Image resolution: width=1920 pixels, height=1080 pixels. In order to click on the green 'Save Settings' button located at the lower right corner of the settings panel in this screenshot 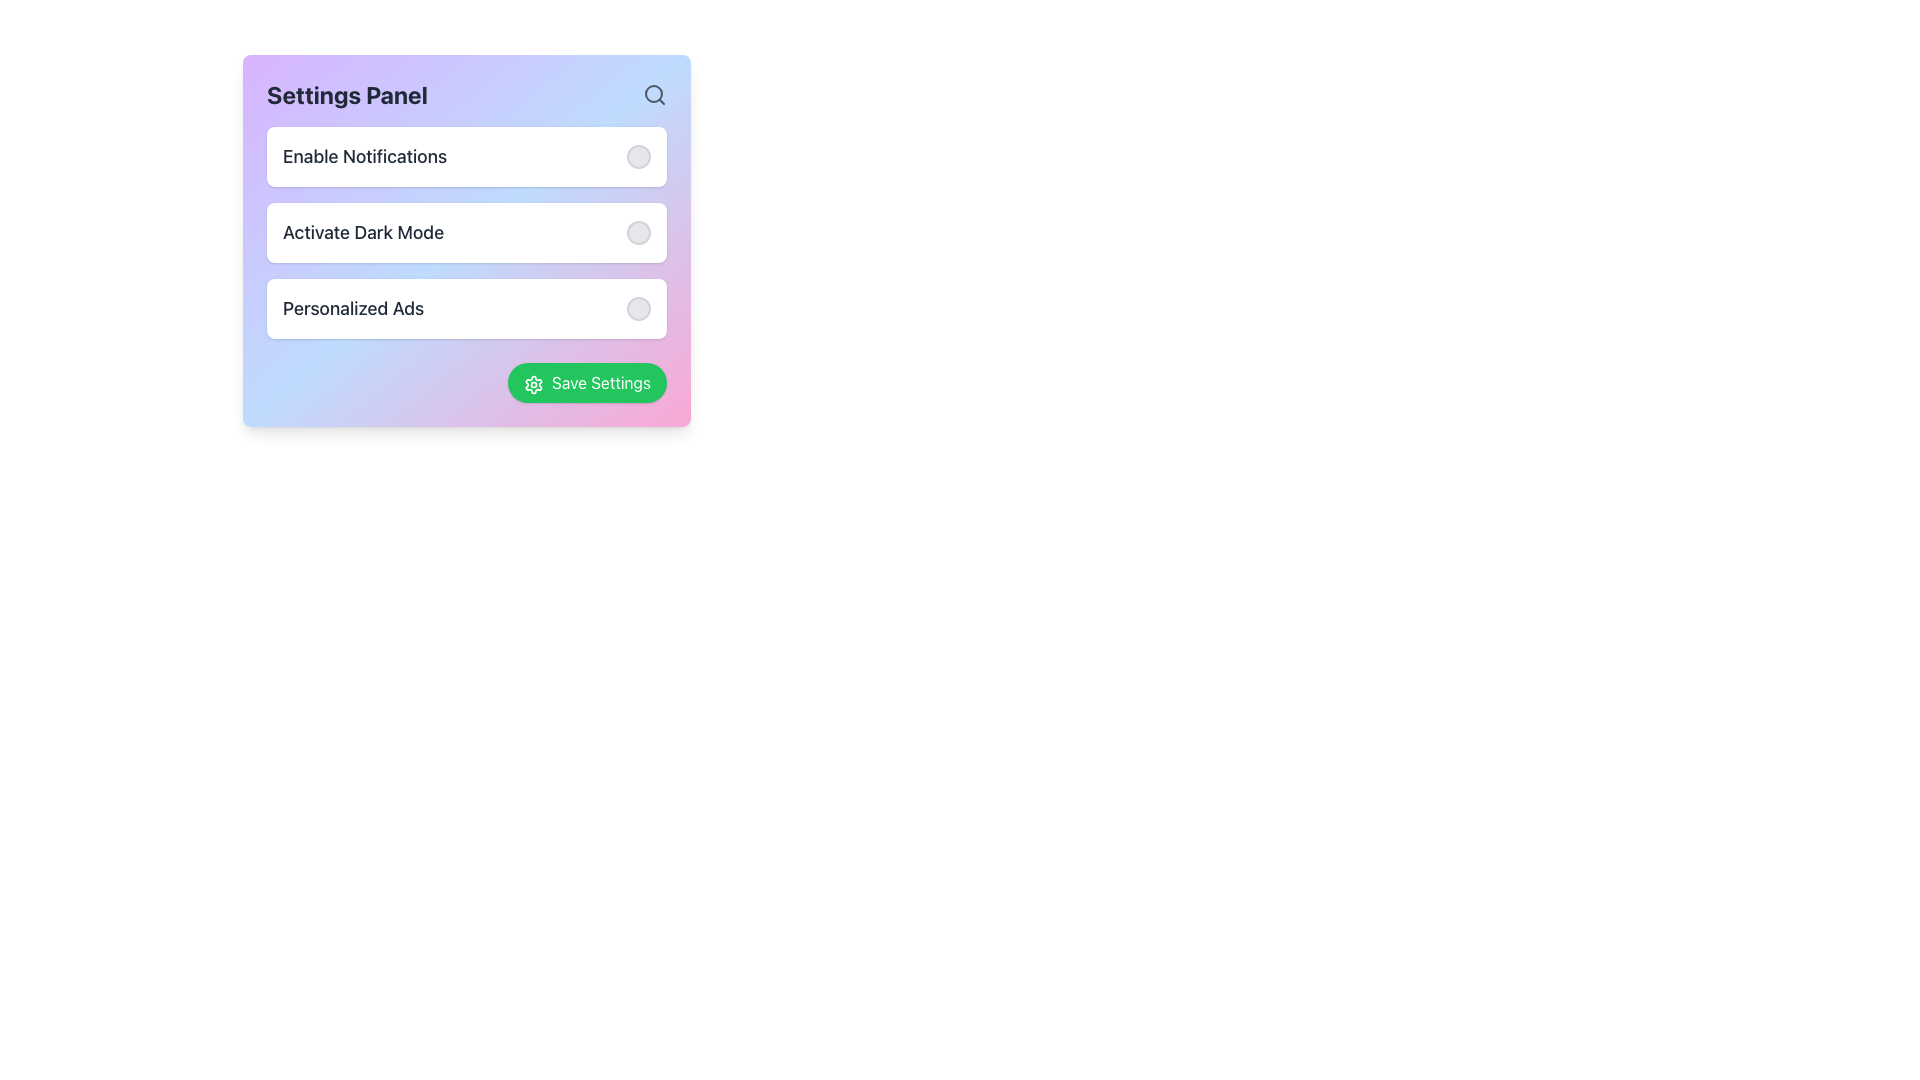, I will do `click(586, 382)`.